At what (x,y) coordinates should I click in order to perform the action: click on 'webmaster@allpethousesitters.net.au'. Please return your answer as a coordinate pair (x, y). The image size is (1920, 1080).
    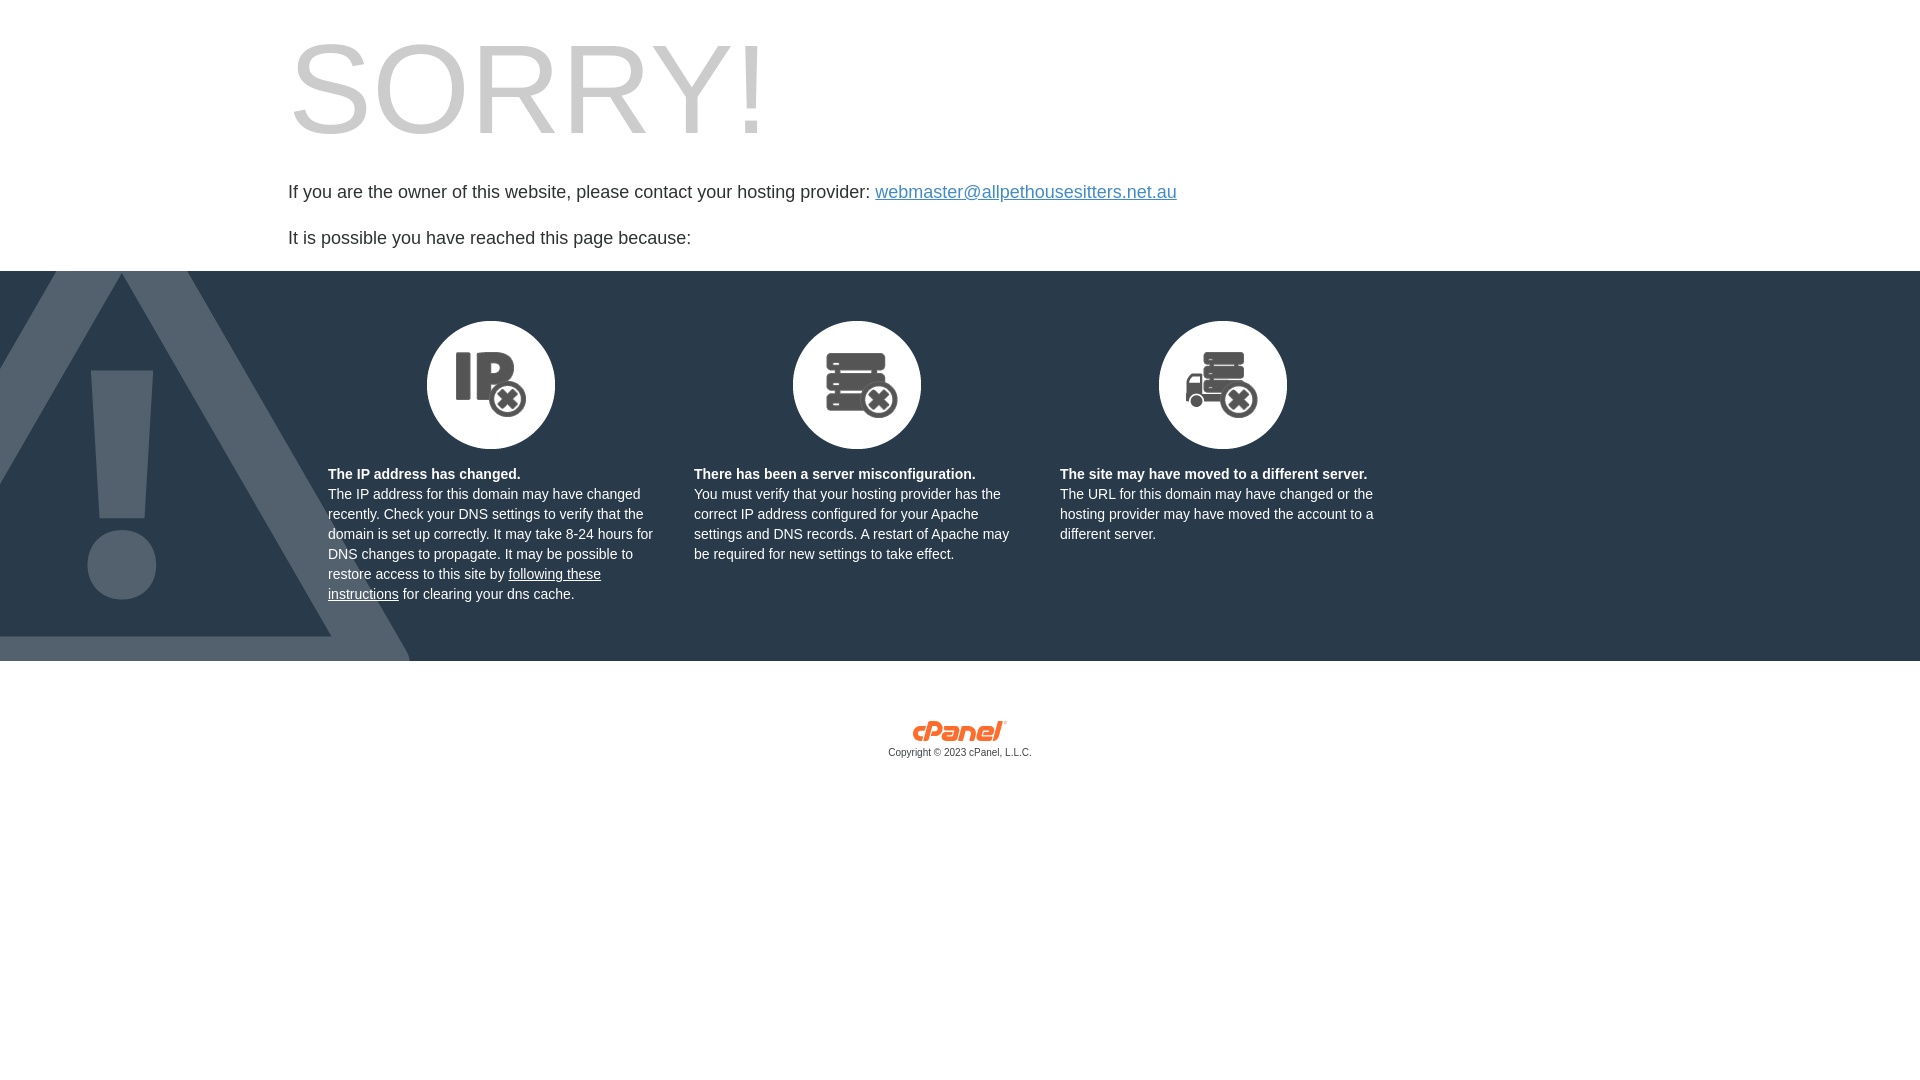
    Looking at the image, I should click on (1025, 192).